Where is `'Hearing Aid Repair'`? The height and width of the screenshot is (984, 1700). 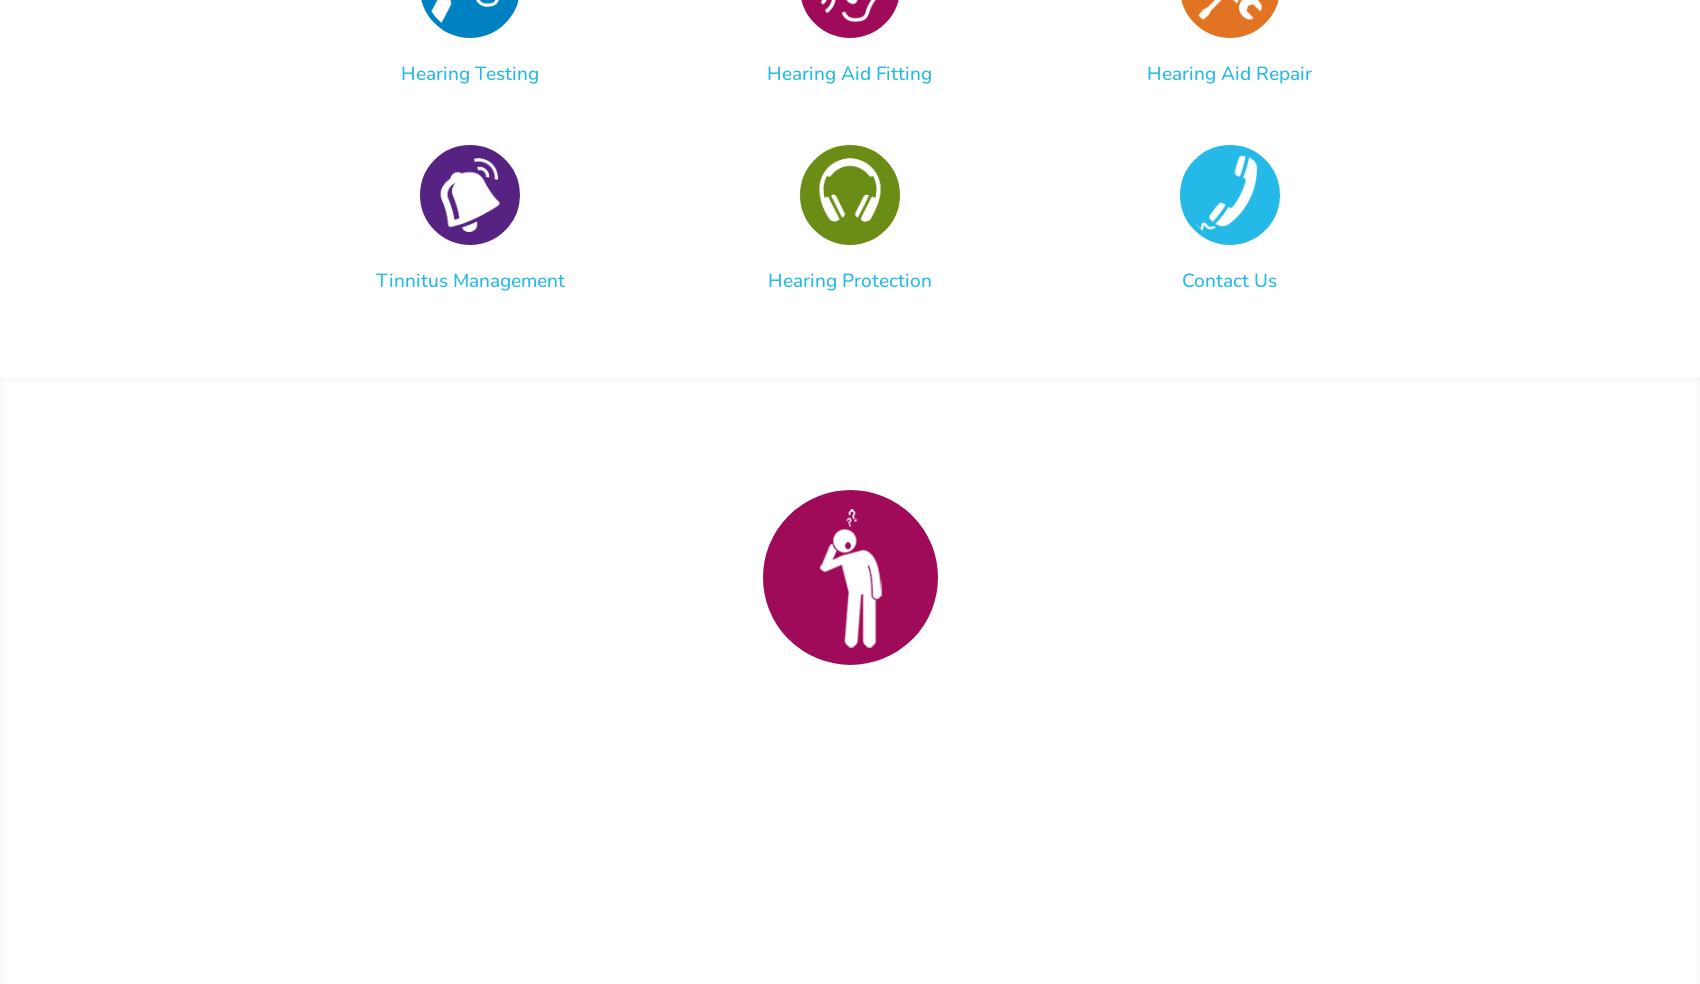 'Hearing Aid Repair' is located at coordinates (1228, 72).